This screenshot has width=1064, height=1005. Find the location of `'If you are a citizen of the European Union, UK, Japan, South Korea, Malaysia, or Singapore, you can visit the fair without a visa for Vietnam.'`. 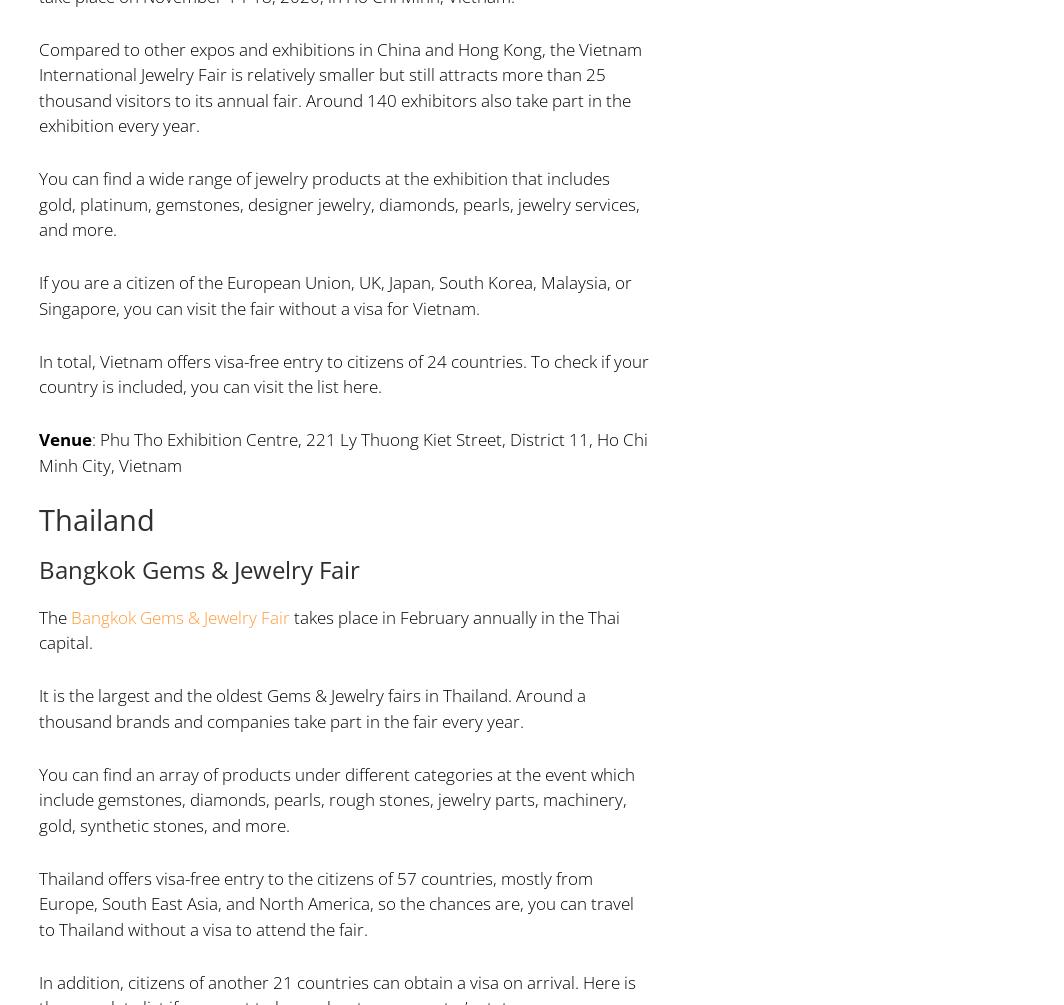

'If you are a citizen of the European Union, UK, Japan, South Korea, Malaysia, or Singapore, you can visit the fair without a visa for Vietnam.' is located at coordinates (334, 293).